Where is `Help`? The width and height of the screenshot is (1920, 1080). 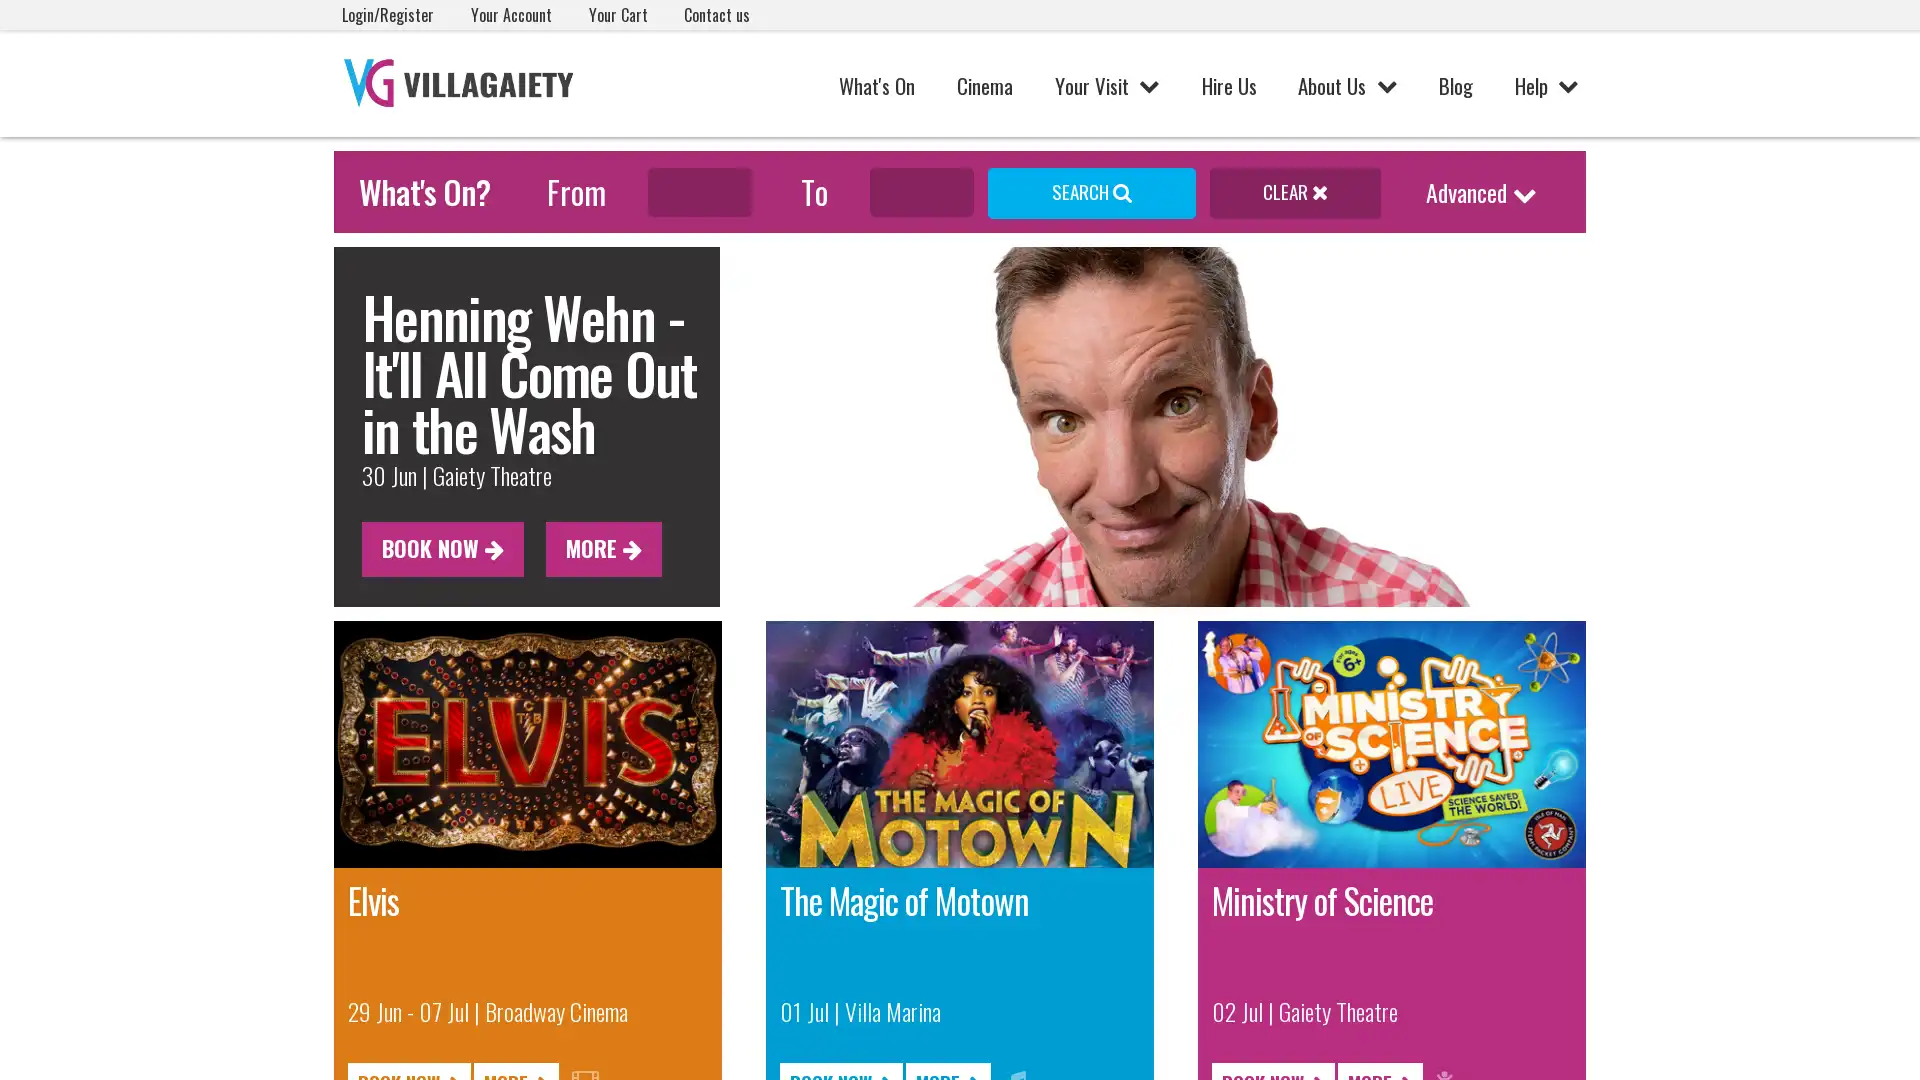 Help is located at coordinates (1545, 84).